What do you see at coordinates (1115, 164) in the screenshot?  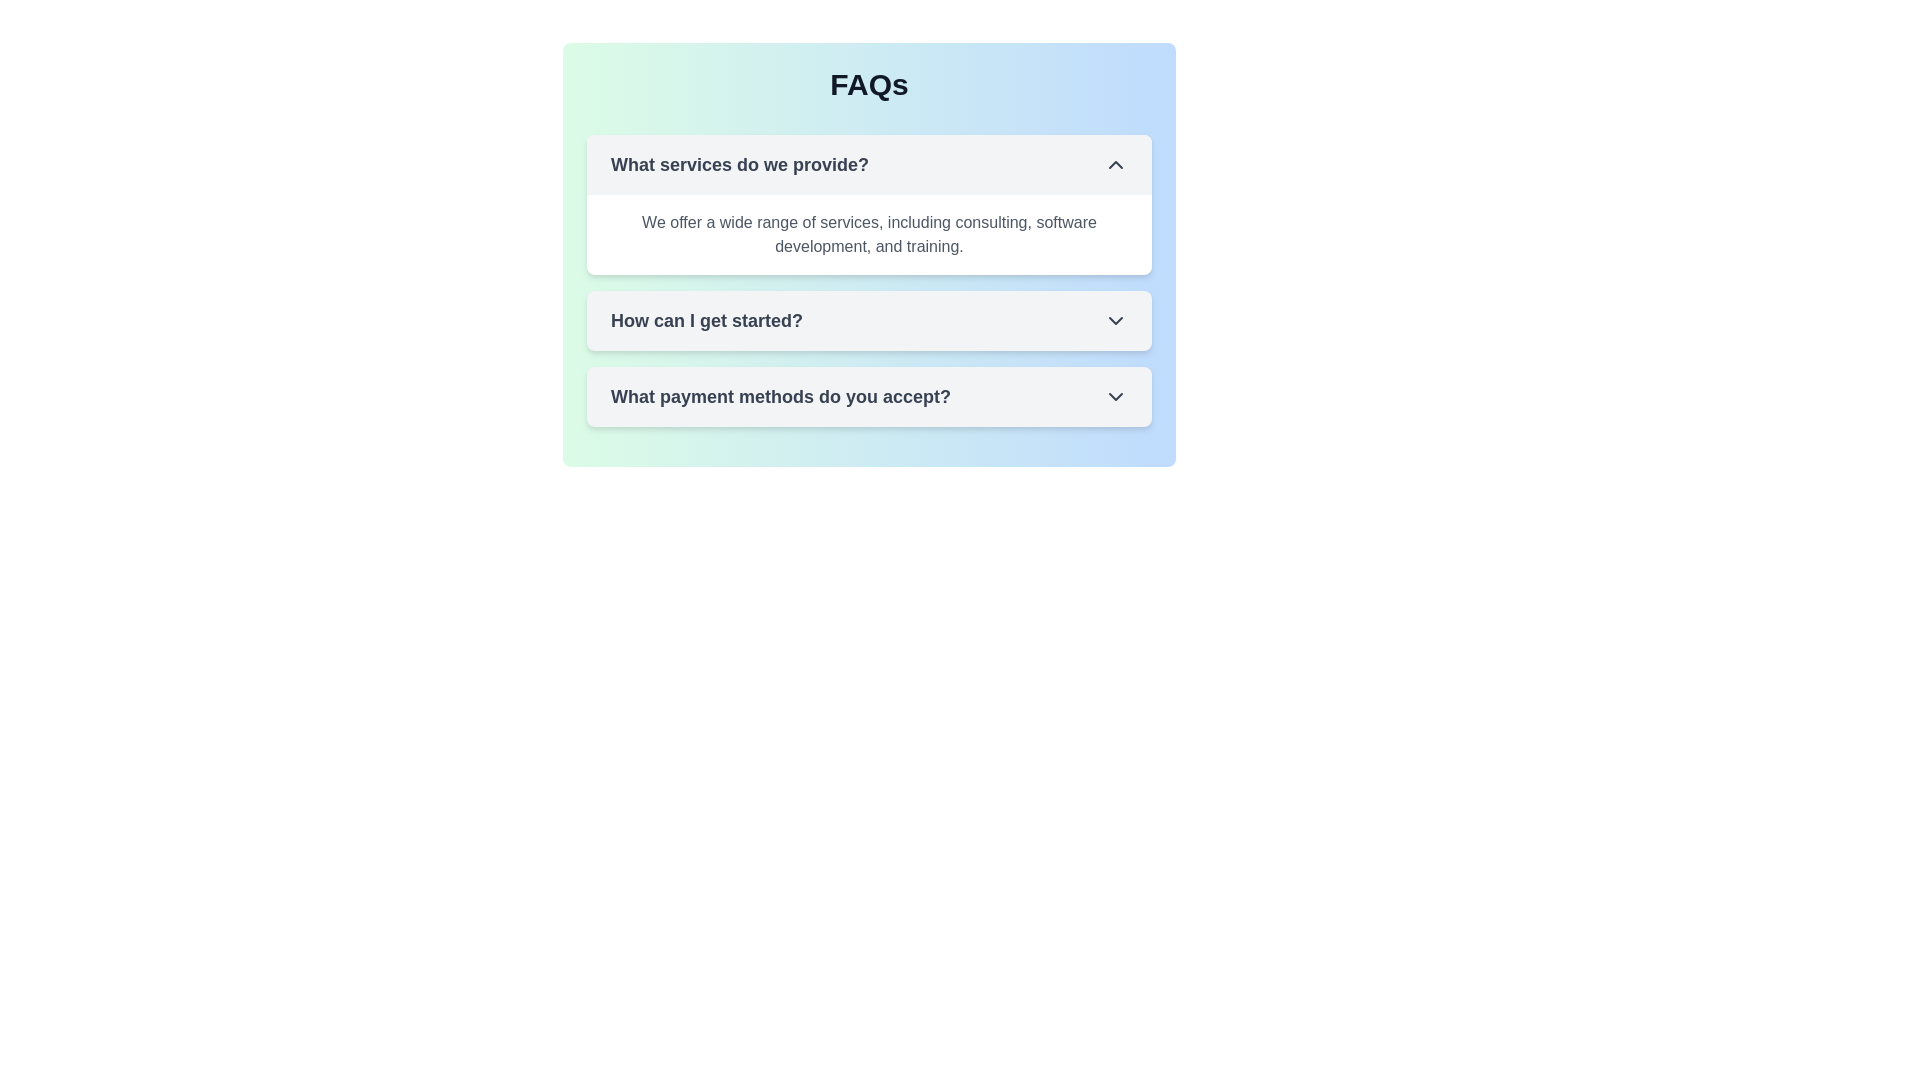 I see `the chevron-up icon located in the top right corner of the FAQ item titled 'What services do we provide?'` at bounding box center [1115, 164].